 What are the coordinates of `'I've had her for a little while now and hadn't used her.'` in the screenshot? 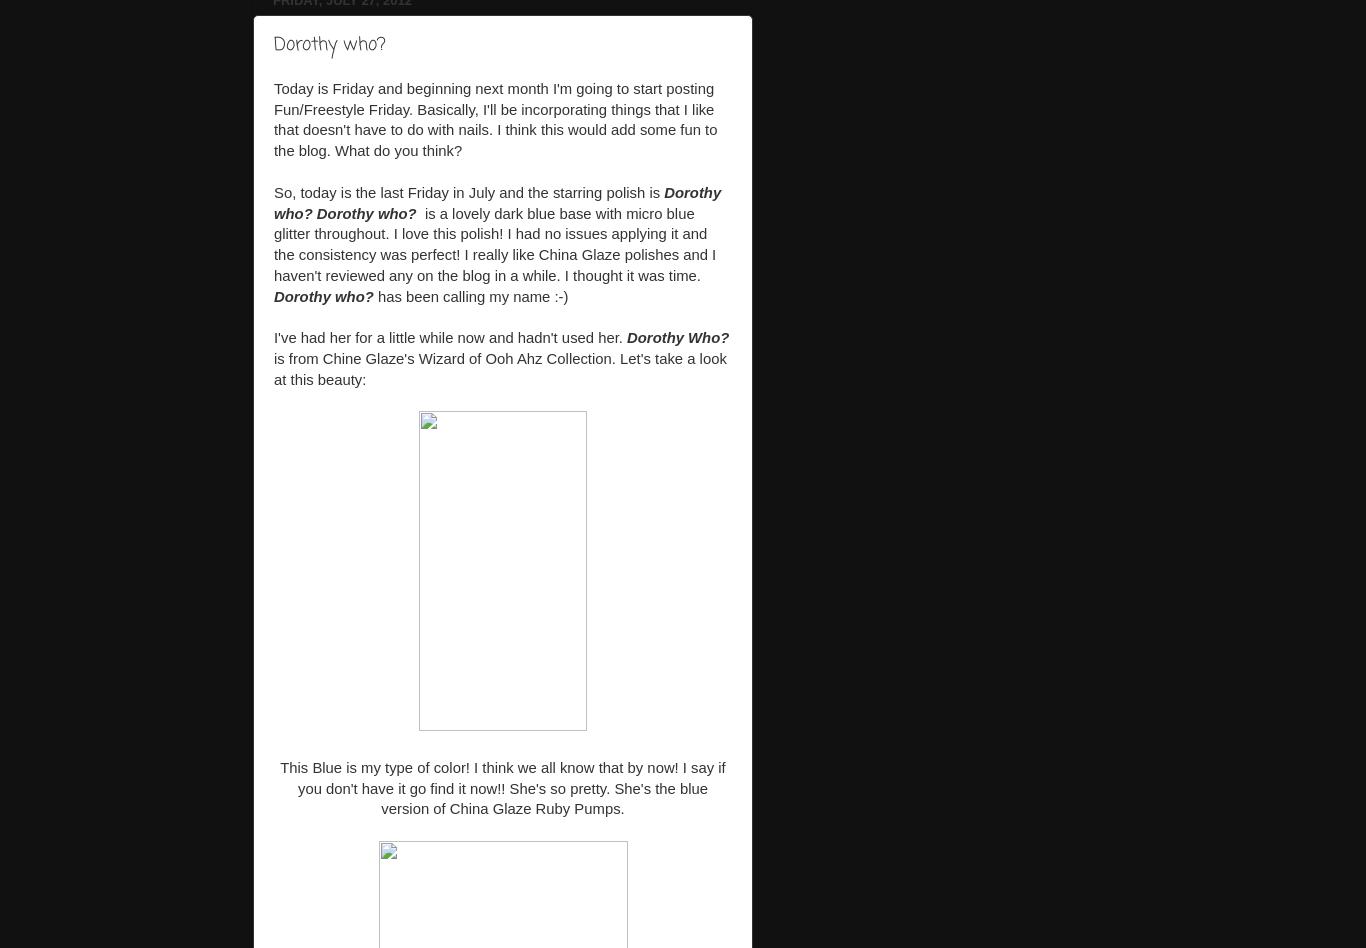 It's located at (447, 337).